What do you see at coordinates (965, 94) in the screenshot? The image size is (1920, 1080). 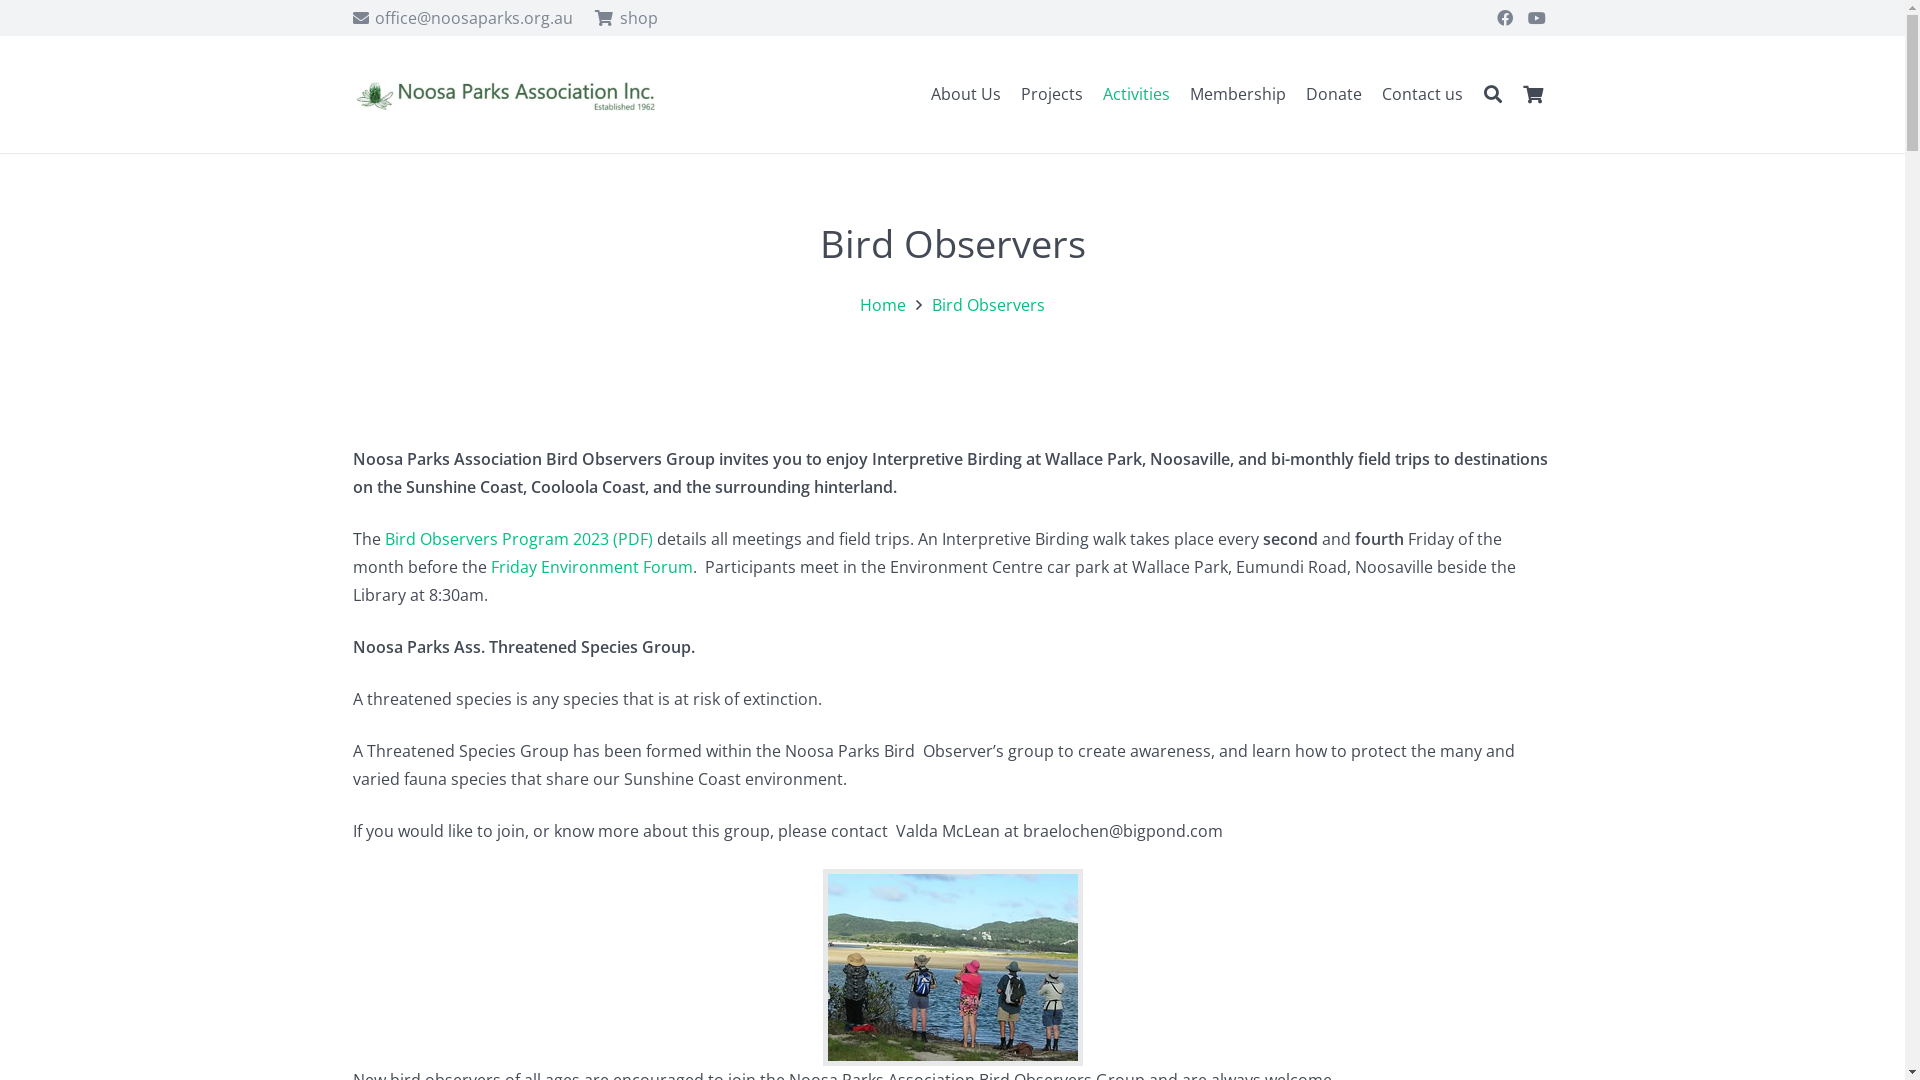 I see `'About Us'` at bounding box center [965, 94].